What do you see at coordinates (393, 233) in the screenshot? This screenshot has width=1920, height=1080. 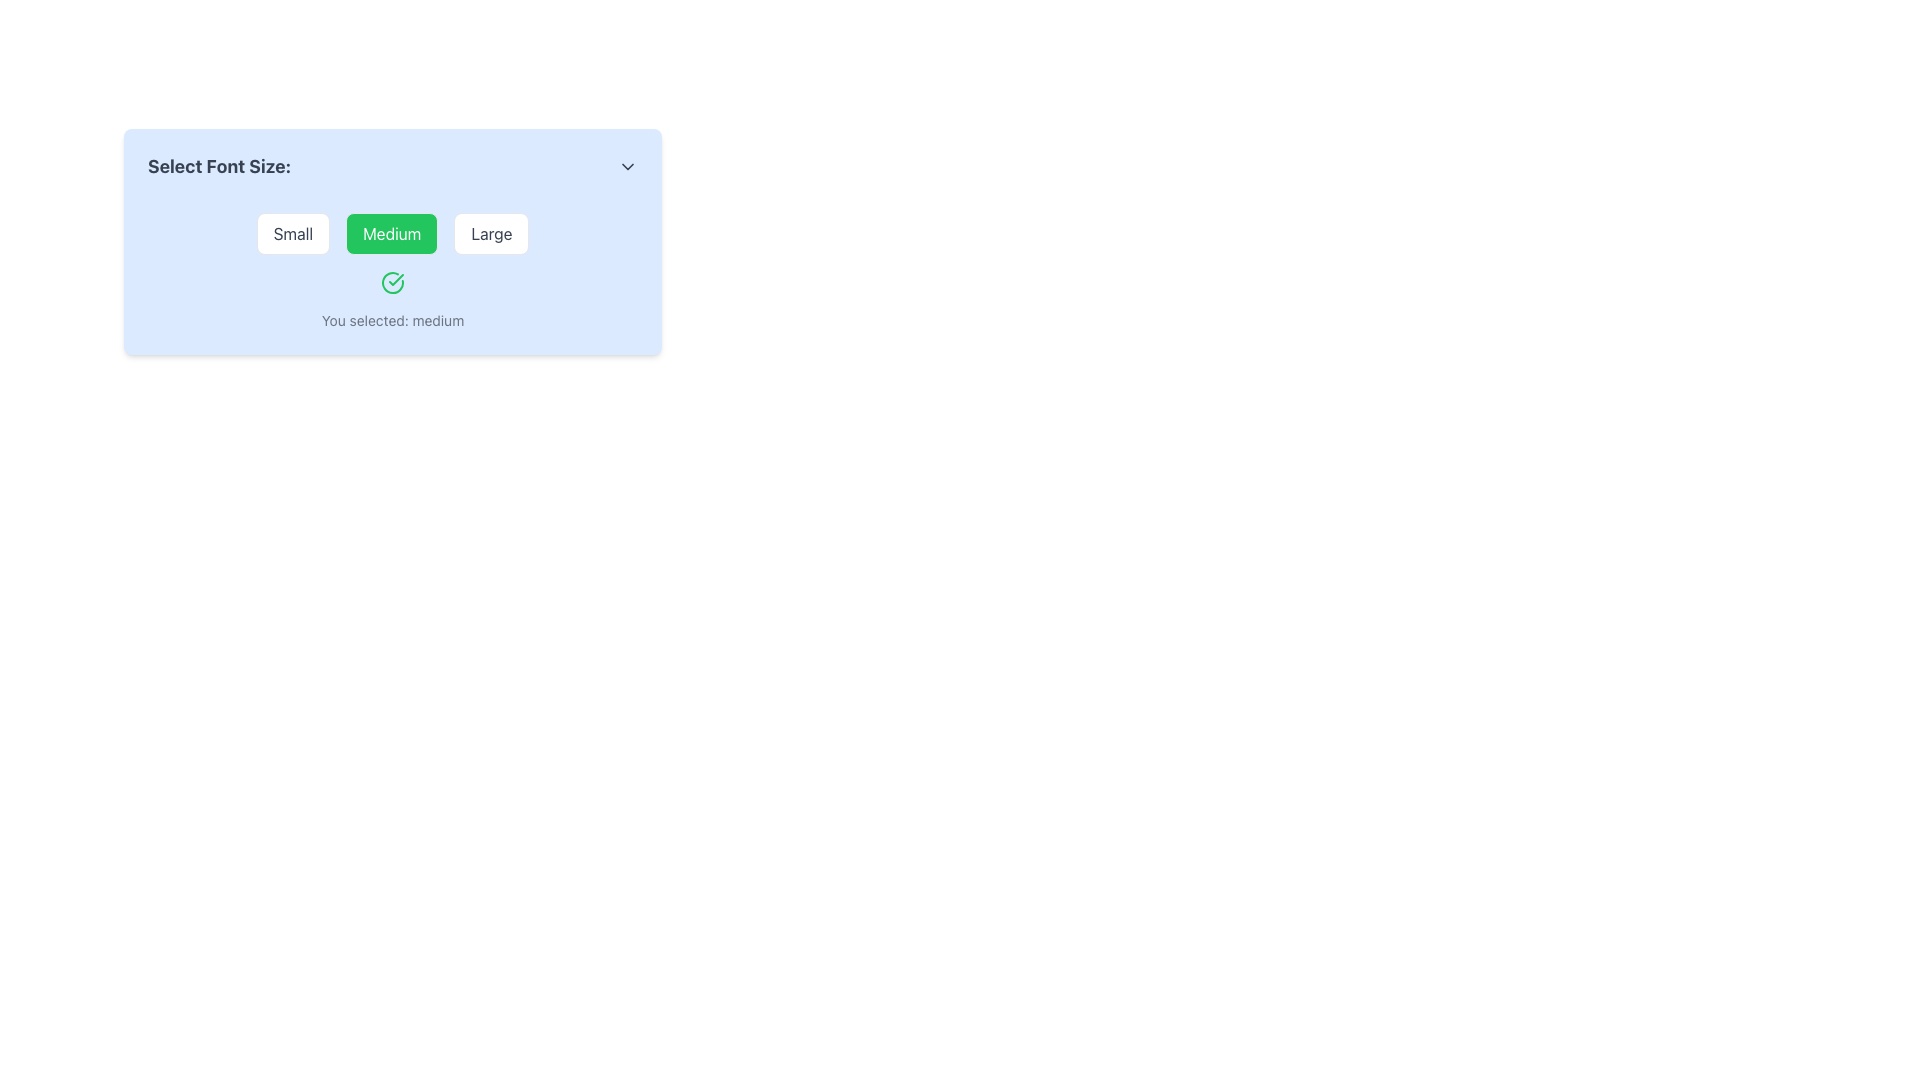 I see `the 'Medium' button in the button group labeled 'Small', 'Medium', and 'Large'` at bounding box center [393, 233].